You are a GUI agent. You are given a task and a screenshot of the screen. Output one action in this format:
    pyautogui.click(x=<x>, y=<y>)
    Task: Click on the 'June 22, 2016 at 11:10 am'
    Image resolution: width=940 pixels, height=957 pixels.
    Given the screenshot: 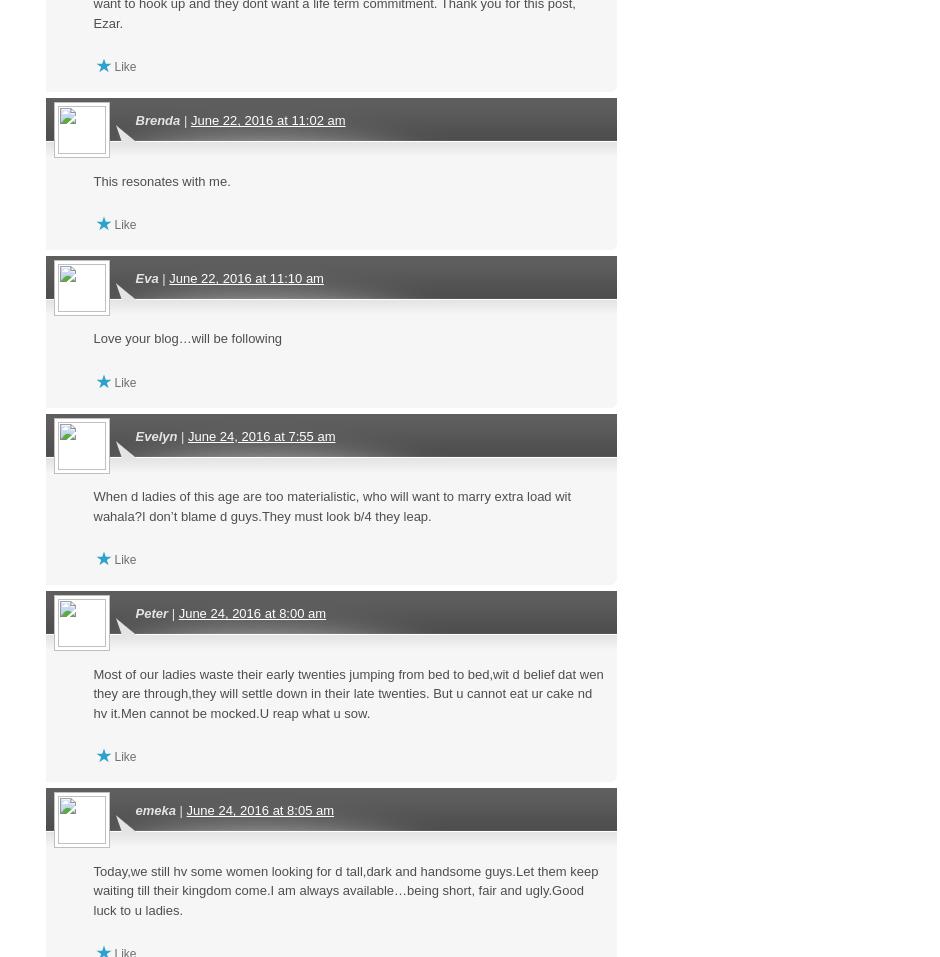 What is the action you would take?
    pyautogui.click(x=169, y=277)
    